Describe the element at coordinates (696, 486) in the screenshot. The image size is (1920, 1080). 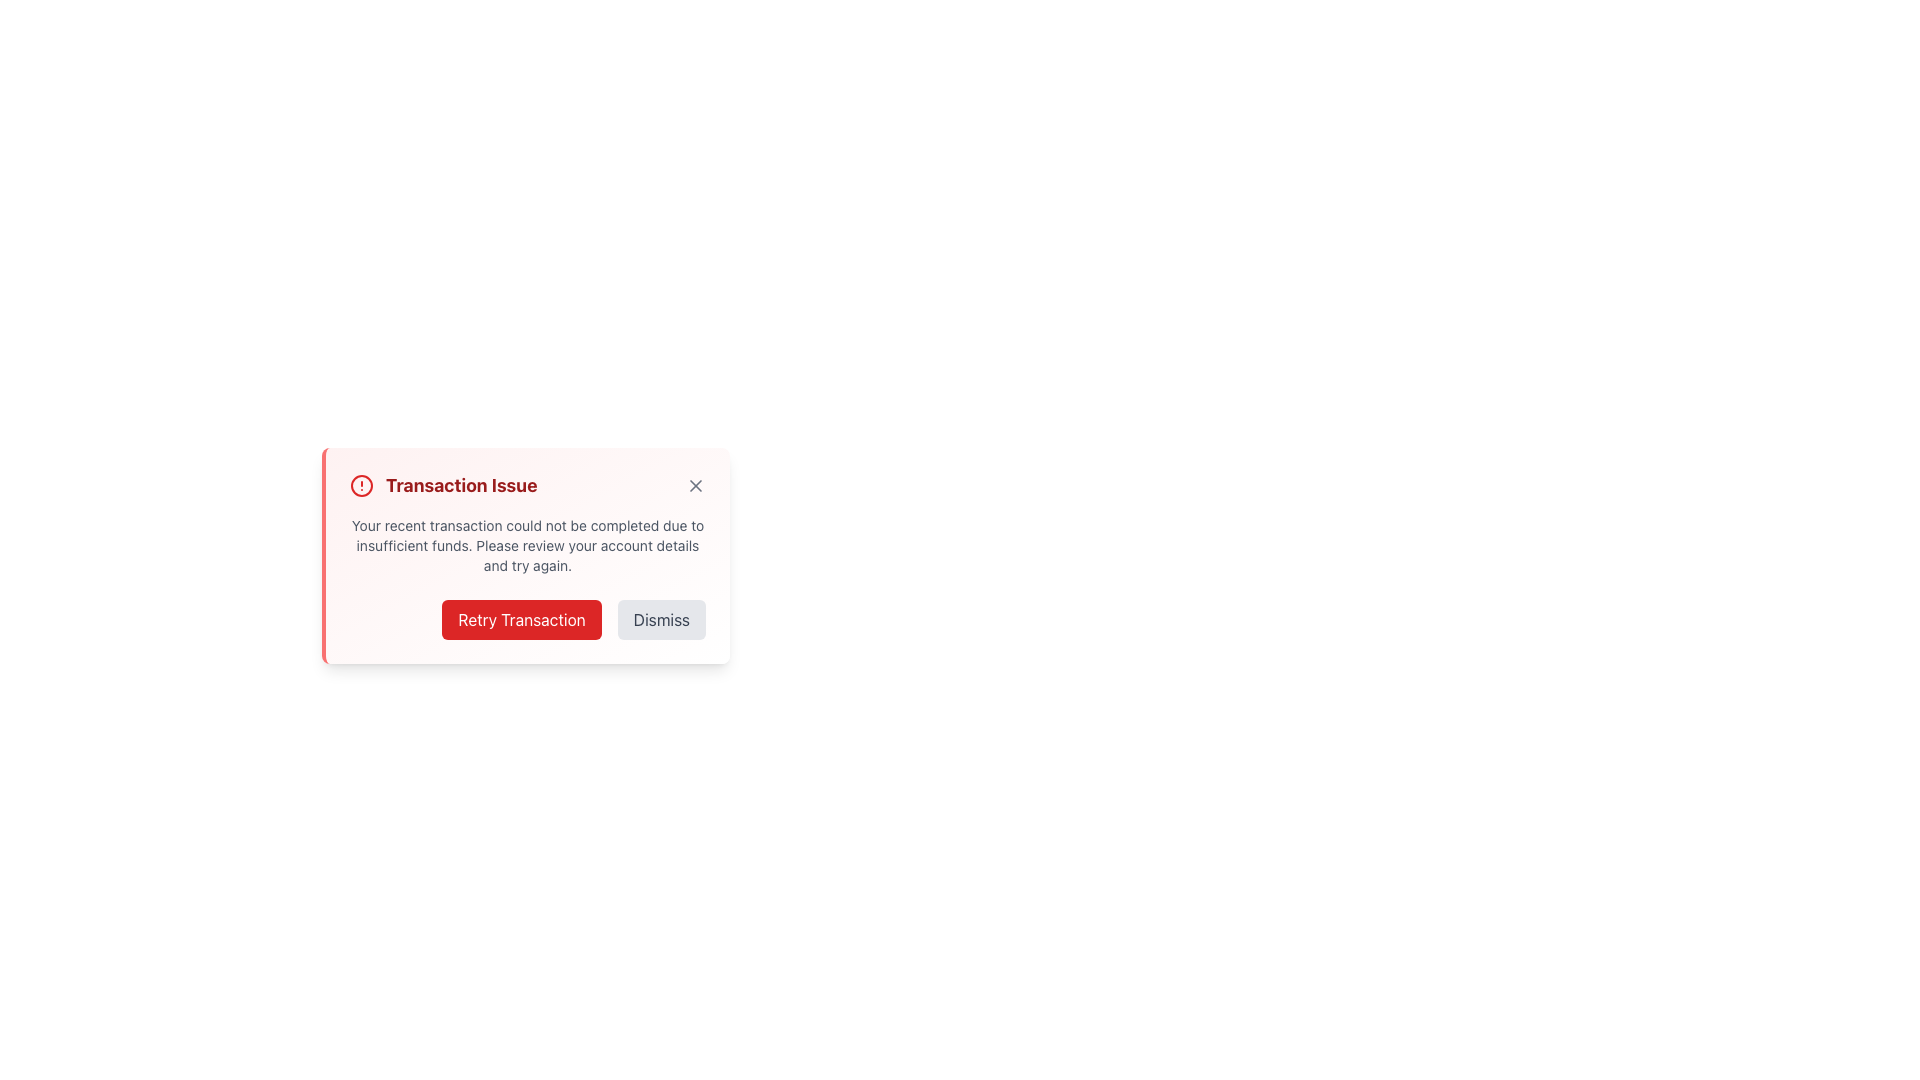
I see `the close button represented by an 'X' icon in the top-right corner of the alert box` at that location.